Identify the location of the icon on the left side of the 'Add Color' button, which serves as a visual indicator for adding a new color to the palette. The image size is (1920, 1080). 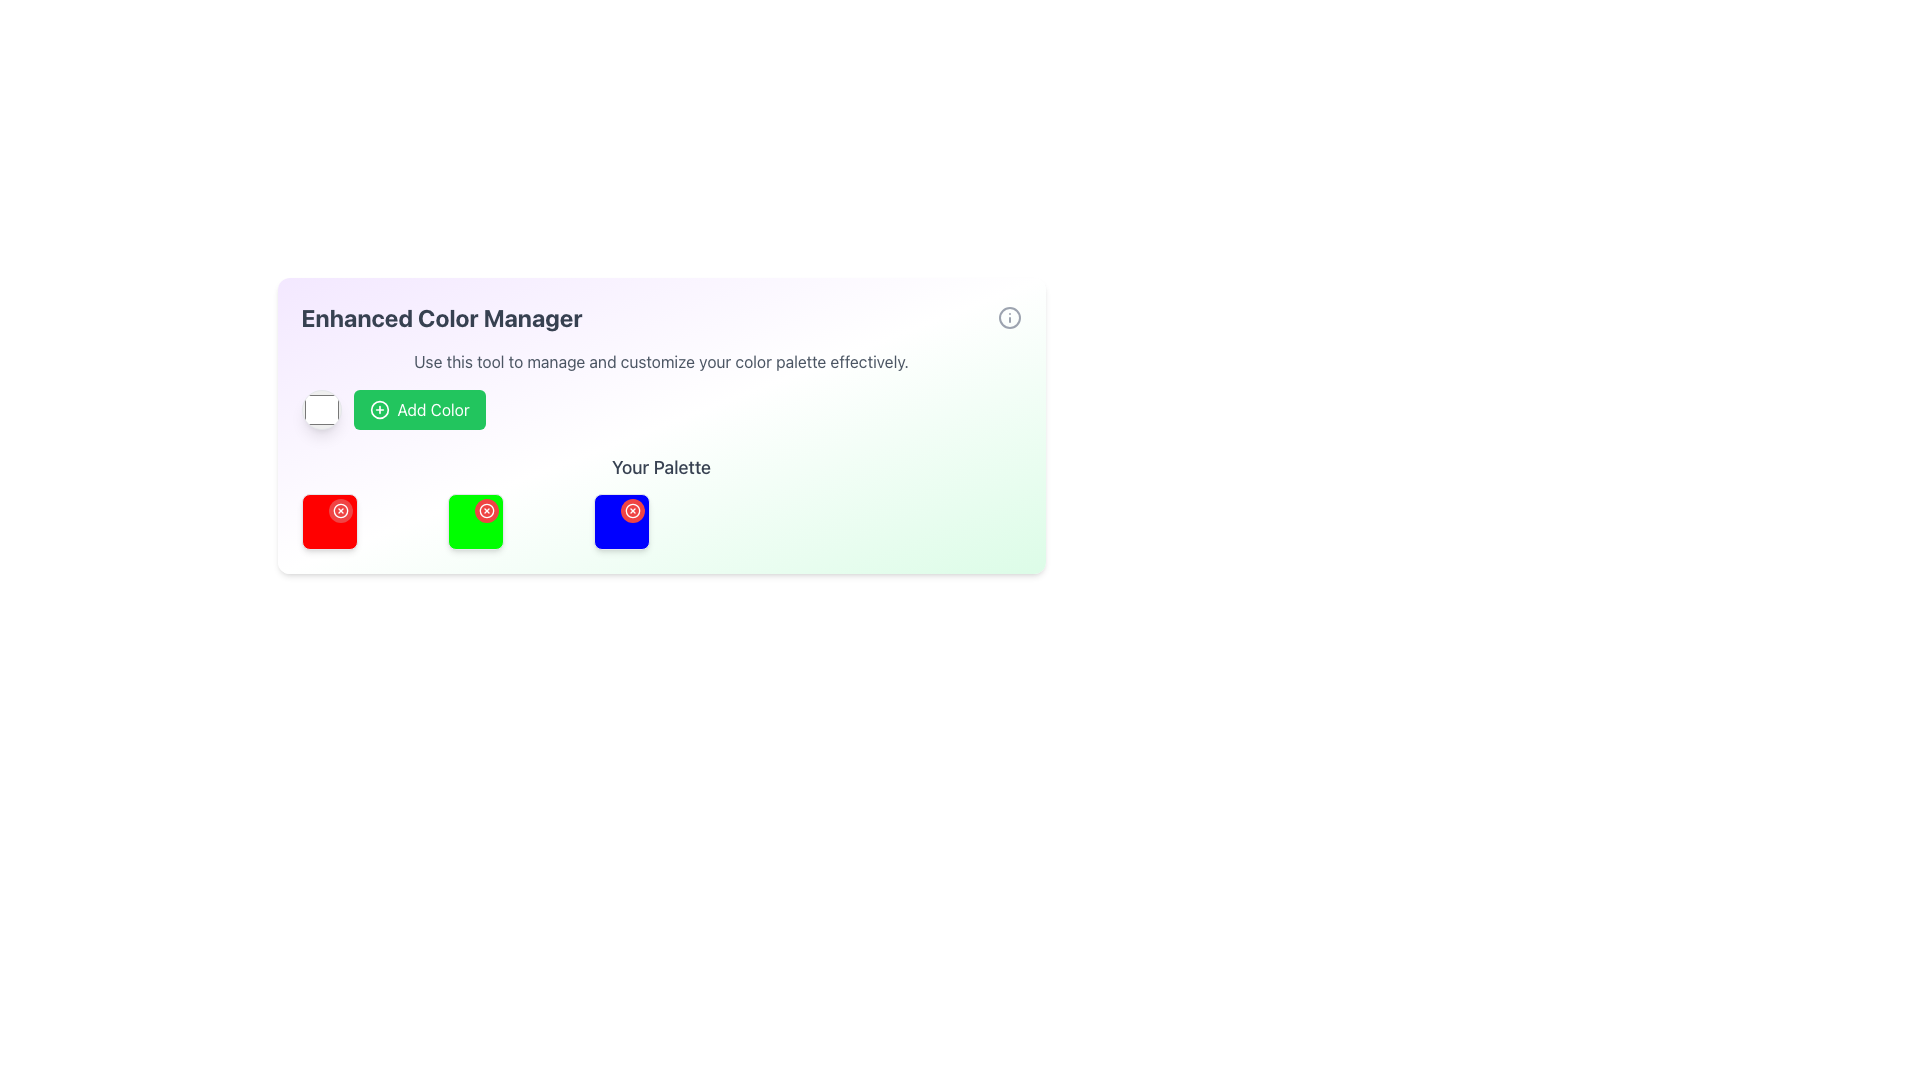
(379, 408).